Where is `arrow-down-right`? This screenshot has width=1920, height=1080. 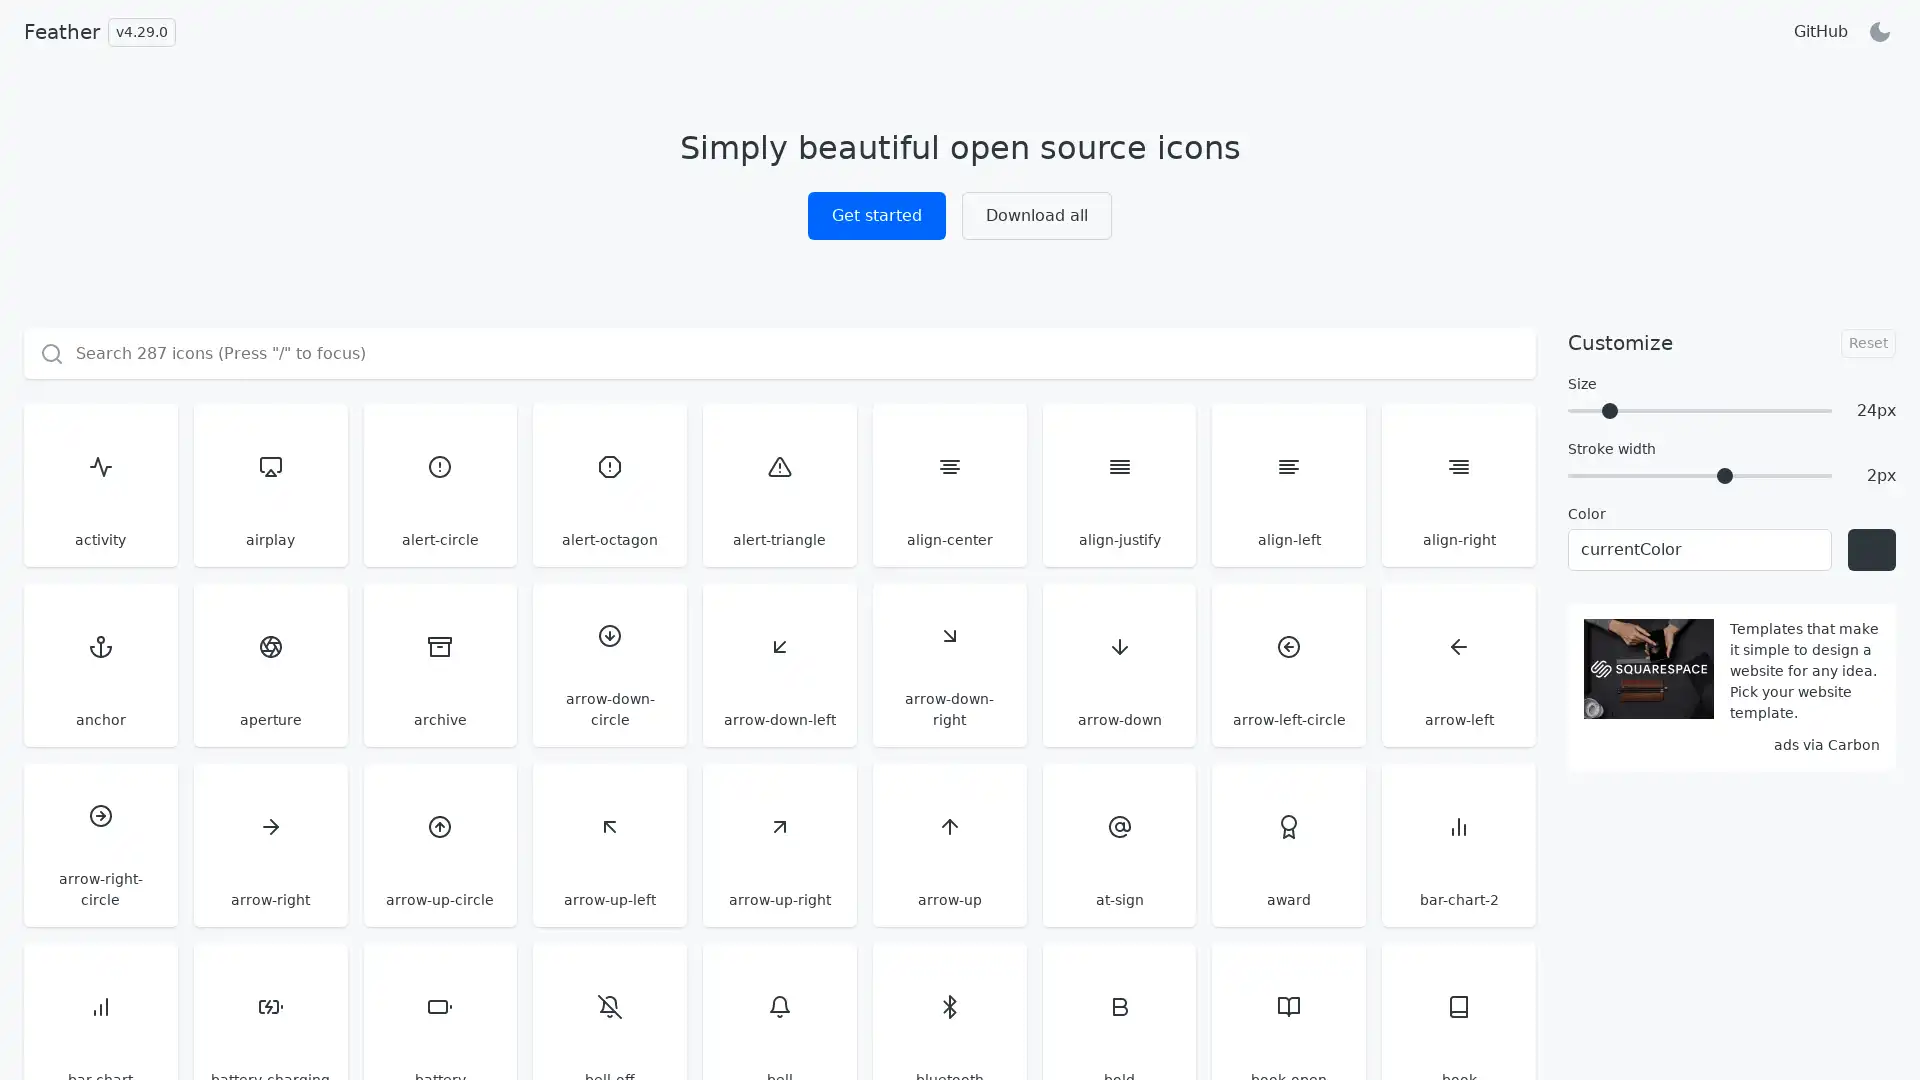 arrow-down-right is located at coordinates (948, 664).